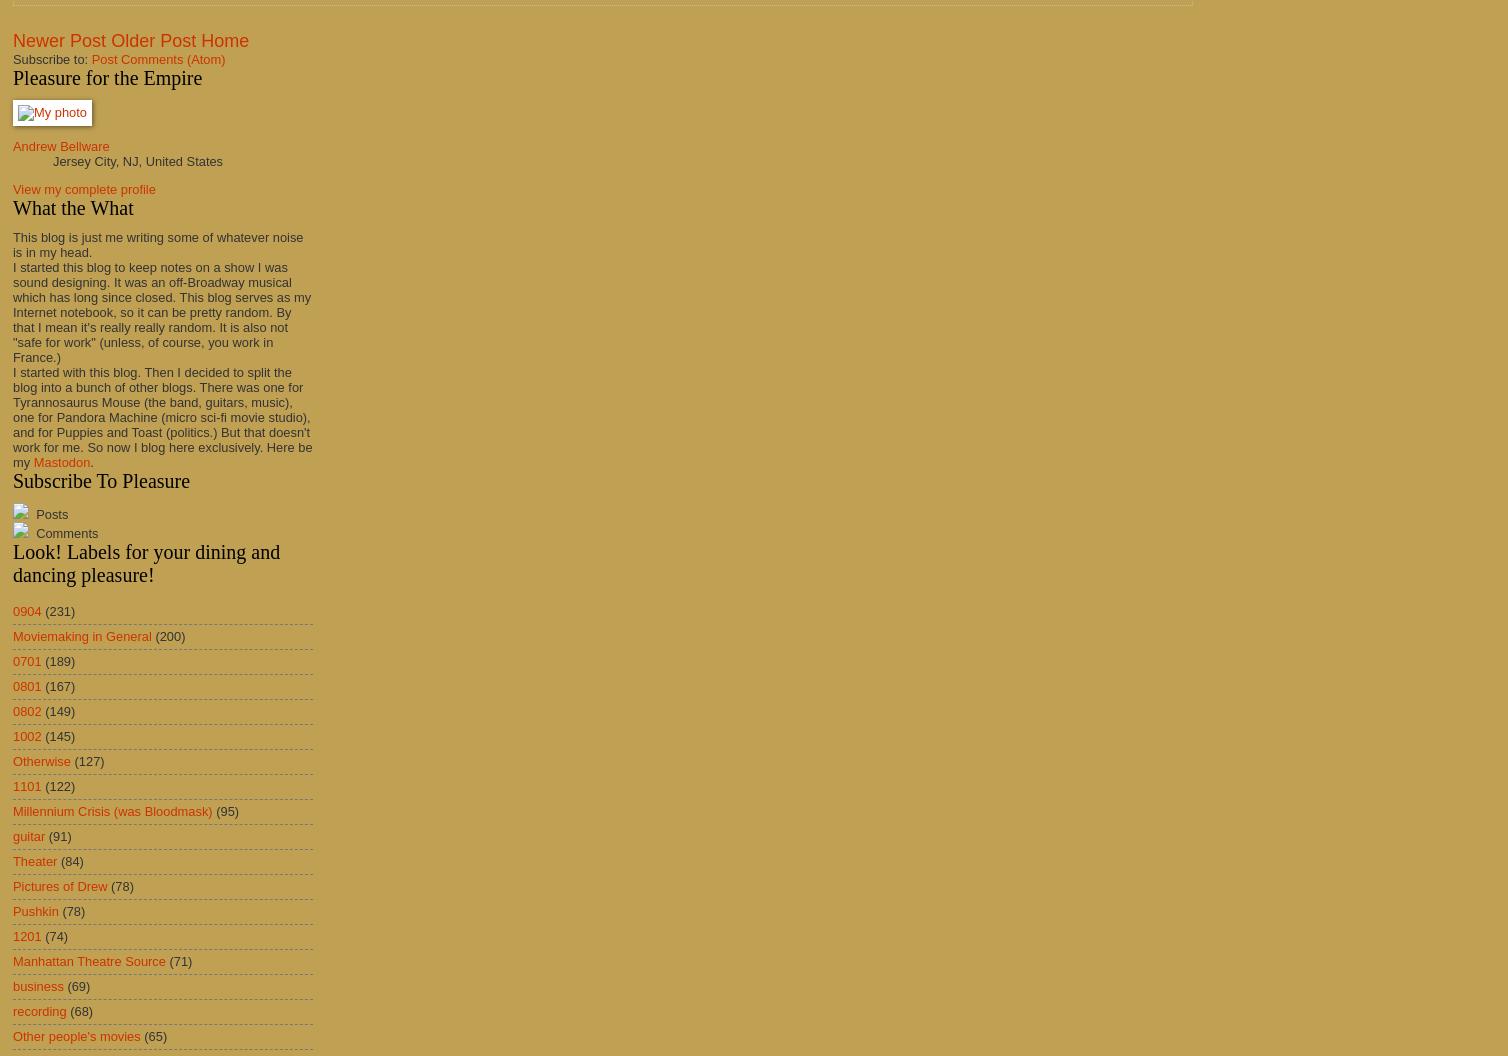 The height and width of the screenshot is (1056, 1508). Describe the element at coordinates (64, 532) in the screenshot. I see `'Comments'` at that location.